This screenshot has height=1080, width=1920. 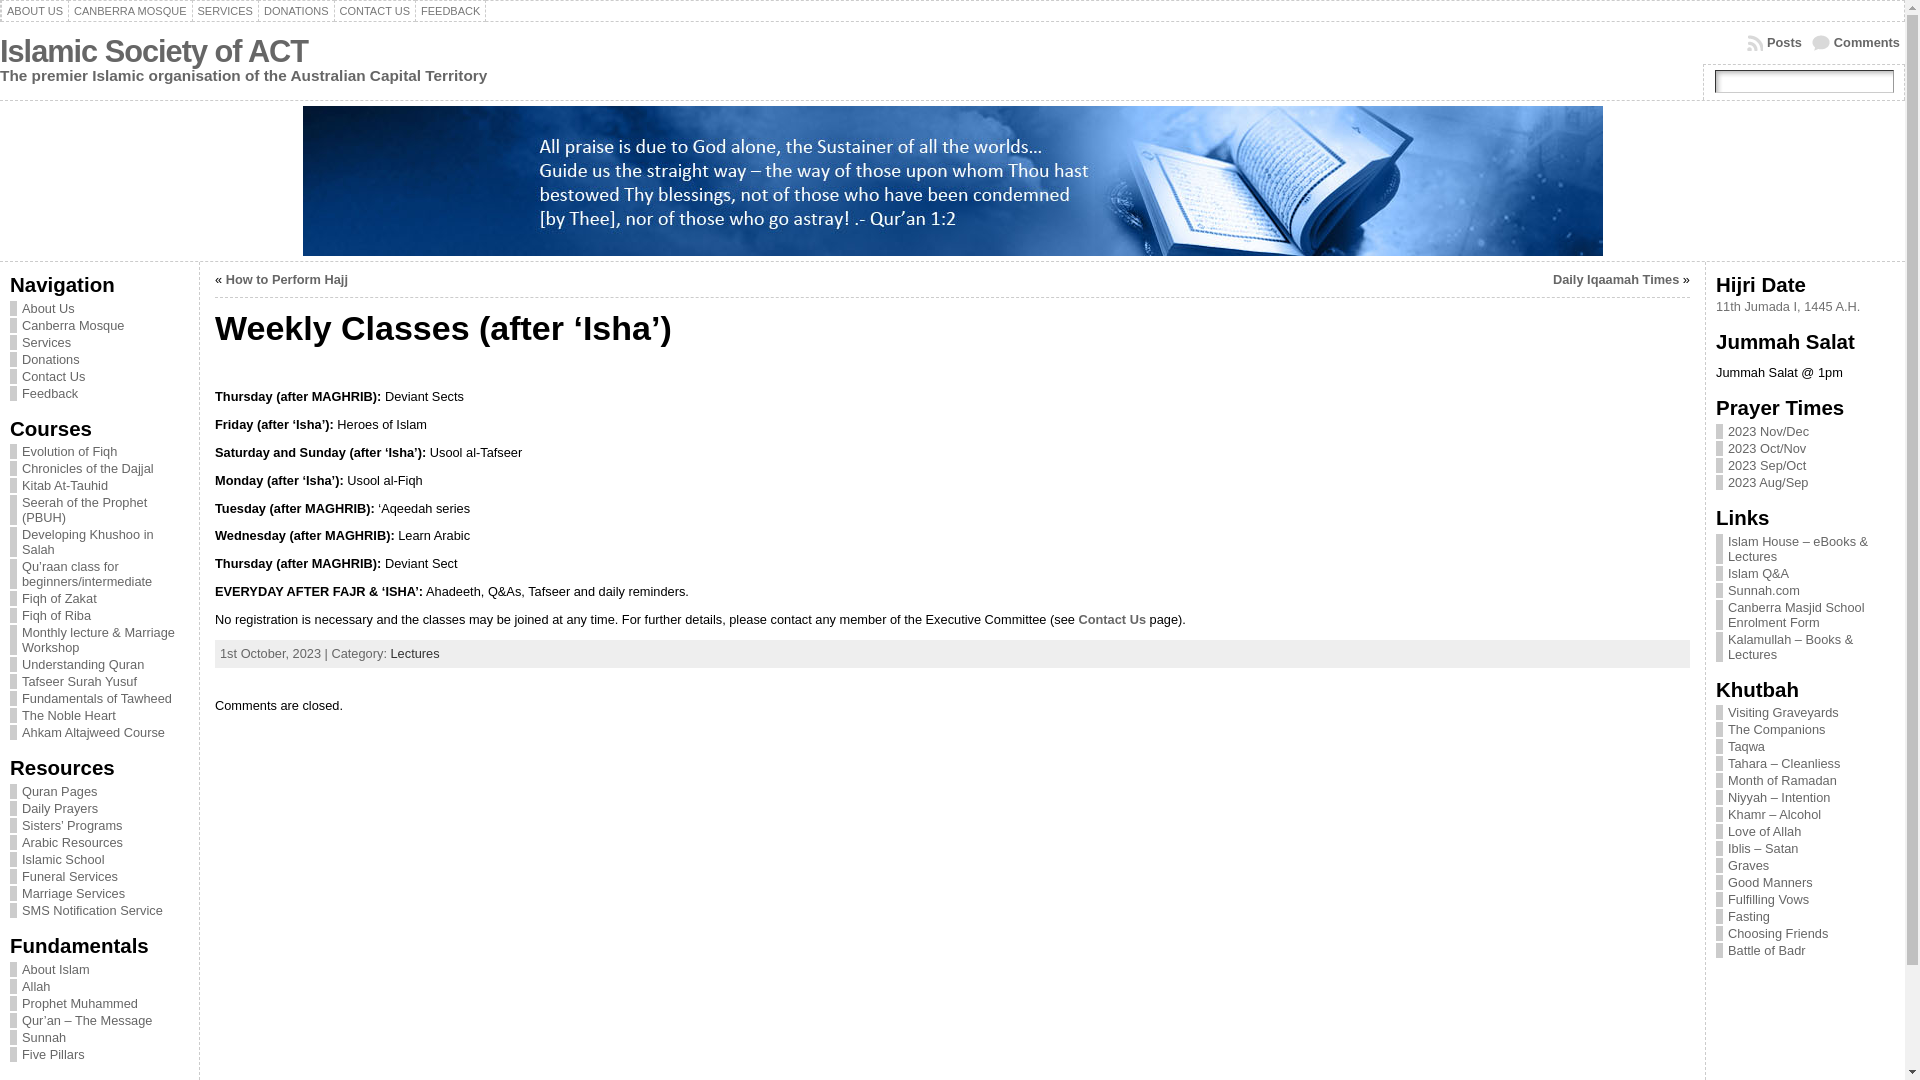 What do you see at coordinates (98, 984) in the screenshot?
I see `'Allah'` at bounding box center [98, 984].